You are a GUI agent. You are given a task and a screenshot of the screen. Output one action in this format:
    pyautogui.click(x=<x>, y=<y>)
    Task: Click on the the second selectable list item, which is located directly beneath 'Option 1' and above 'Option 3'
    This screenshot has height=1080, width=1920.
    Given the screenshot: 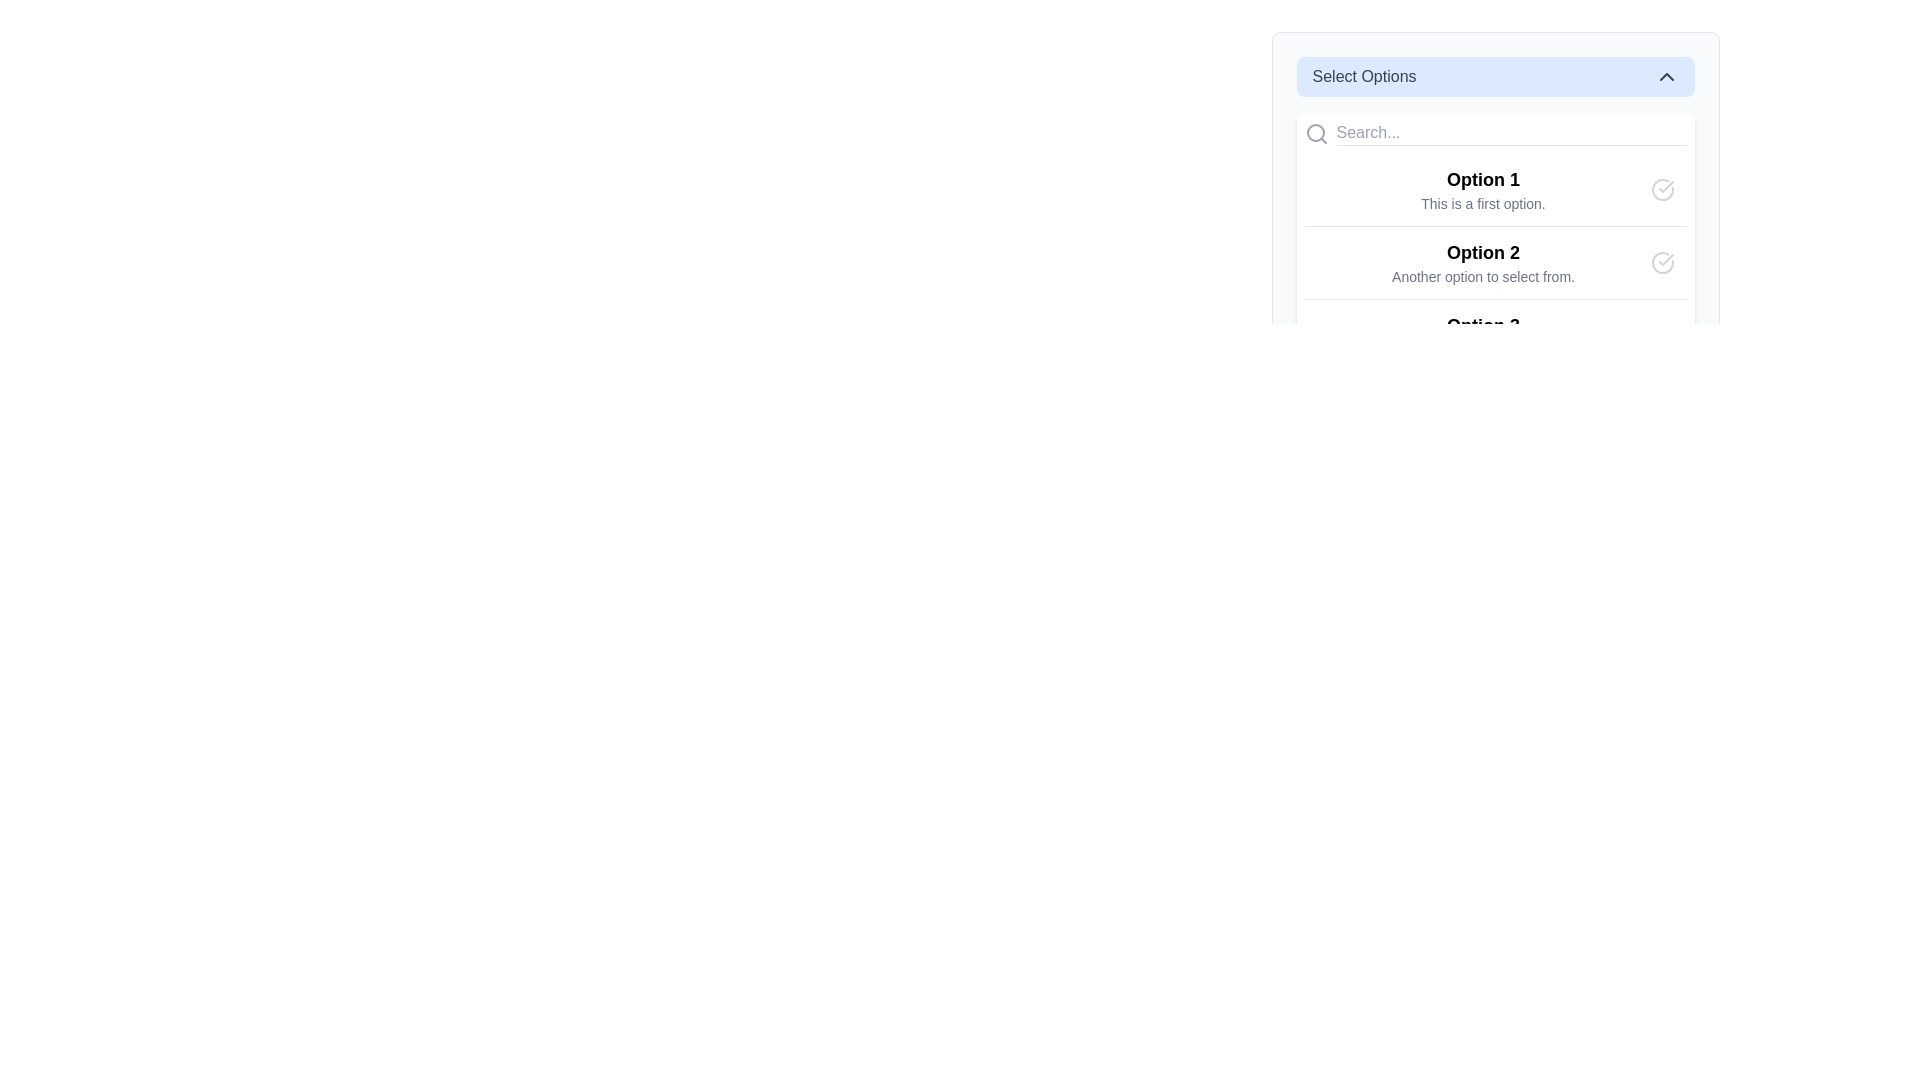 What is the action you would take?
    pyautogui.click(x=1495, y=261)
    